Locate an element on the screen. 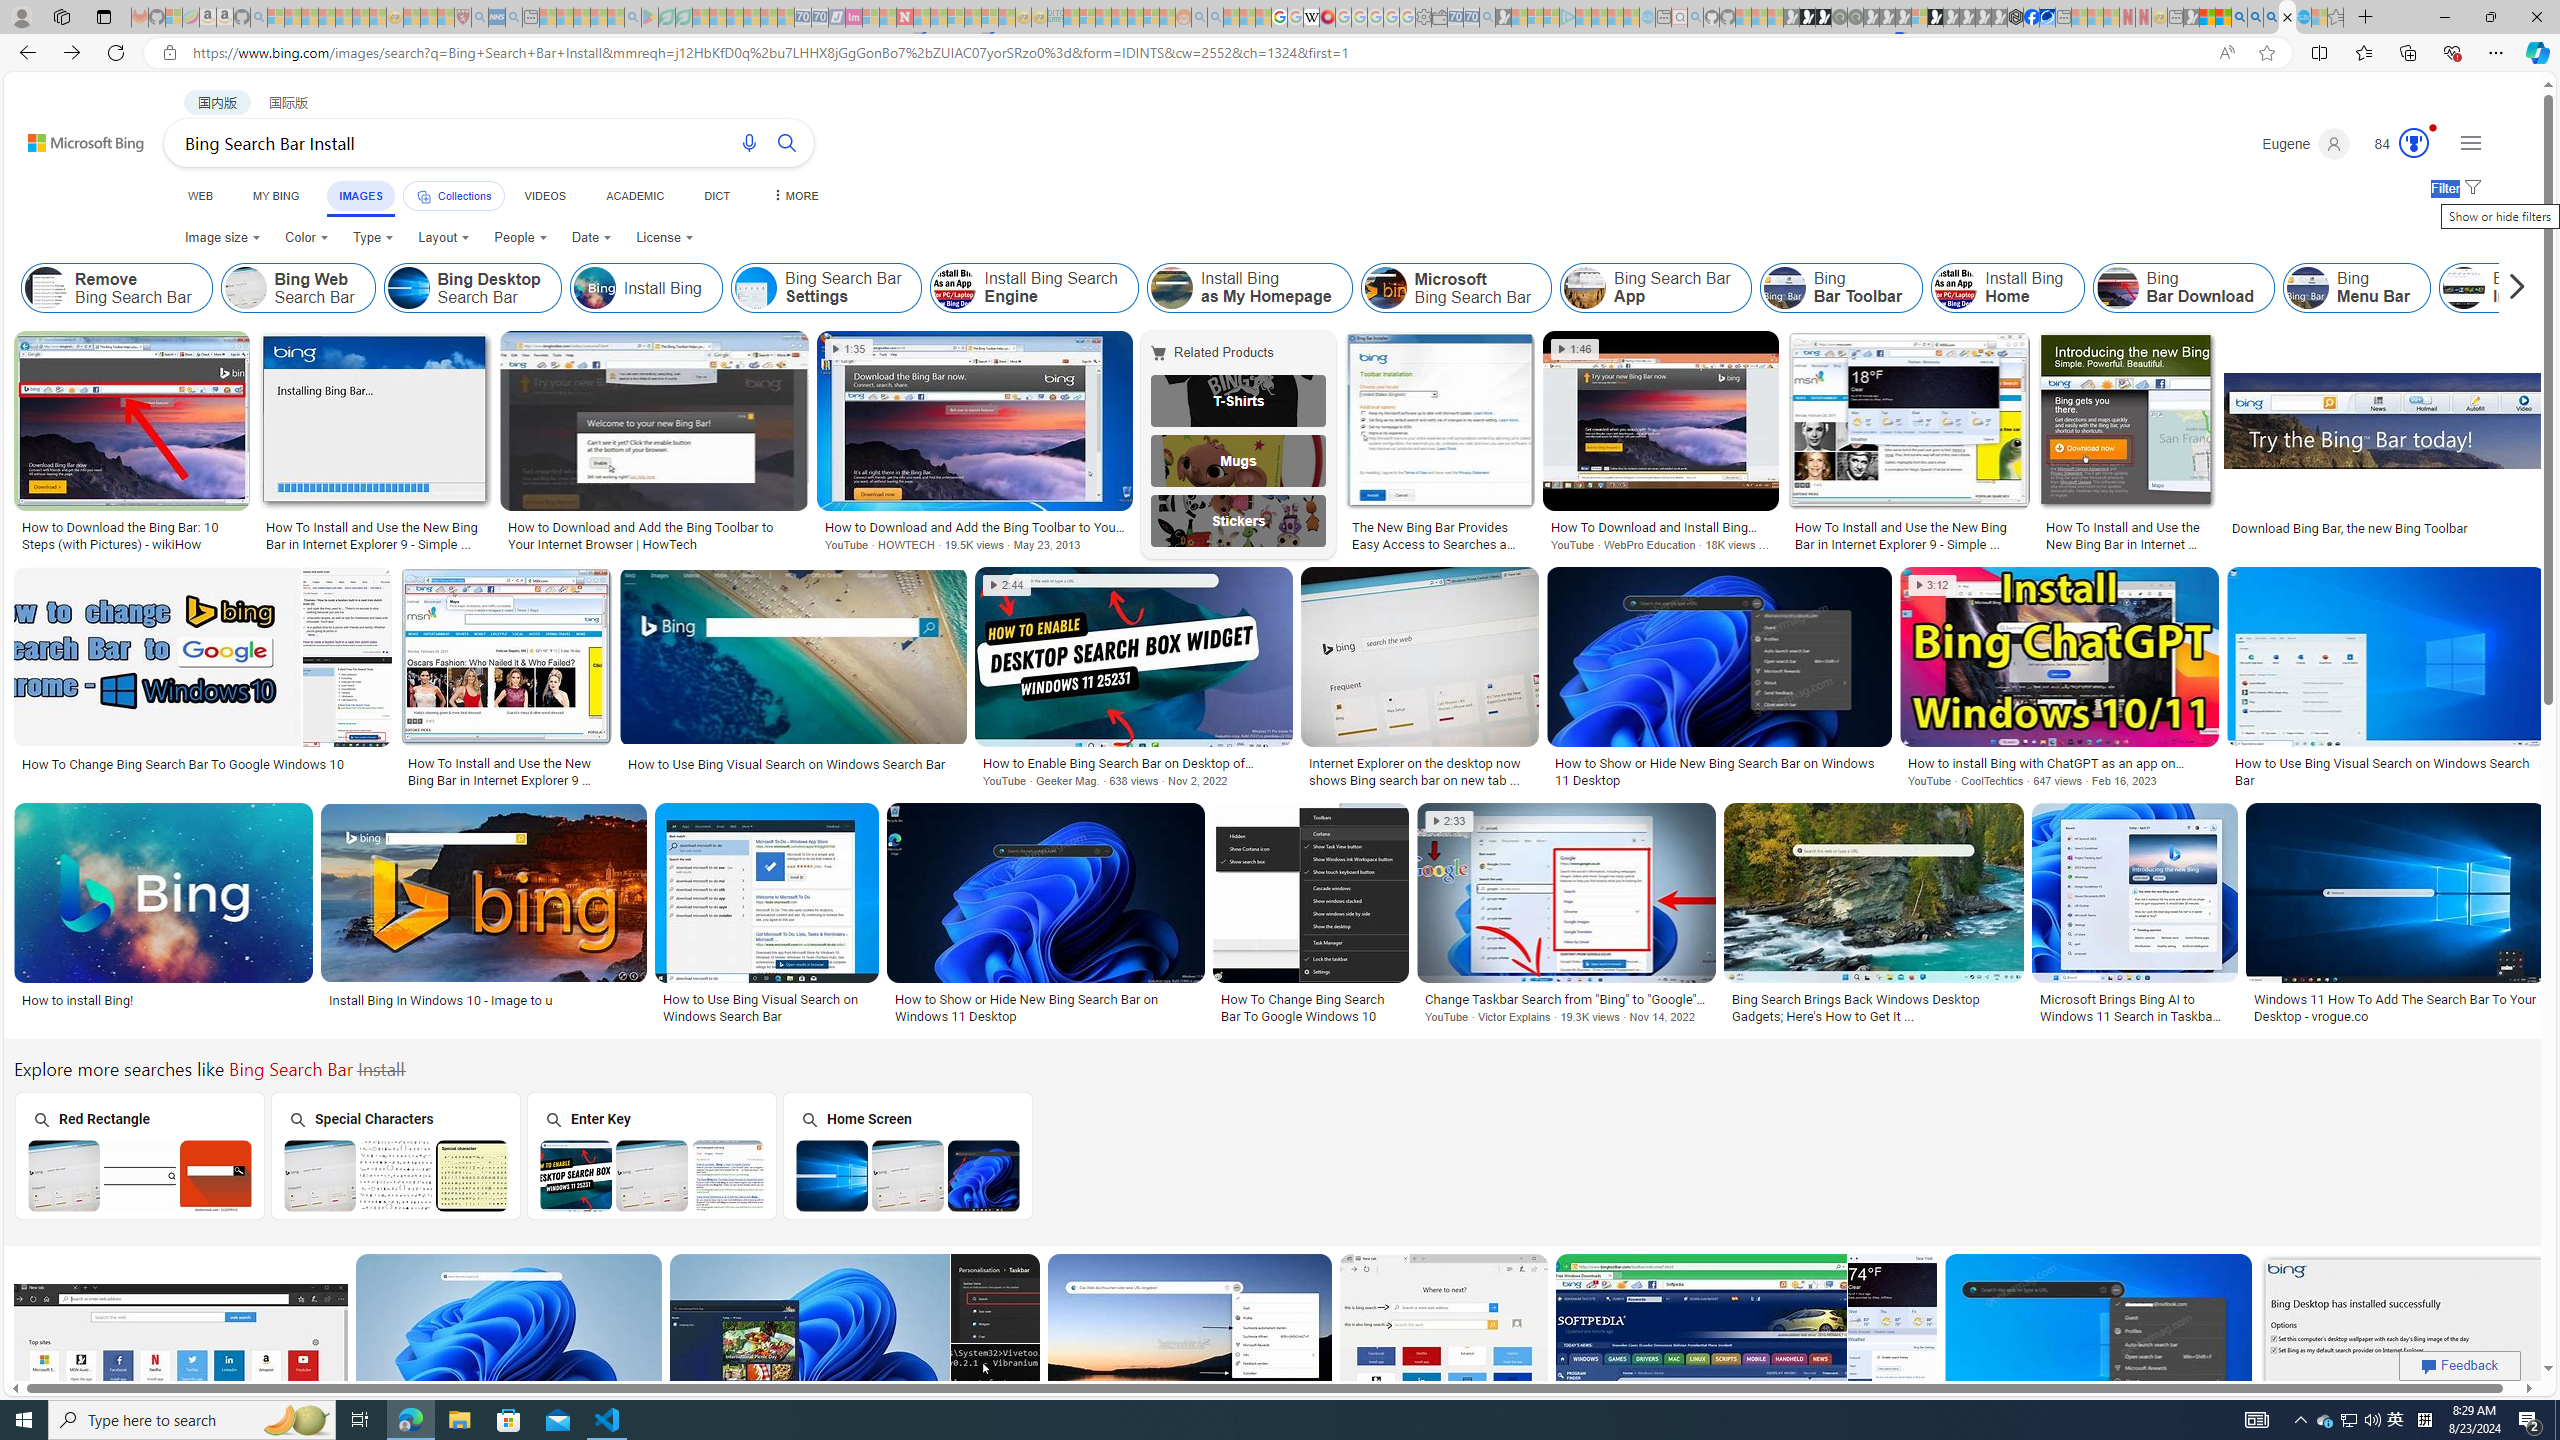 Image resolution: width=2560 pixels, height=1440 pixels. 'Related ProductsT-ShirtsMugsStickers' is located at coordinates (1242, 444).